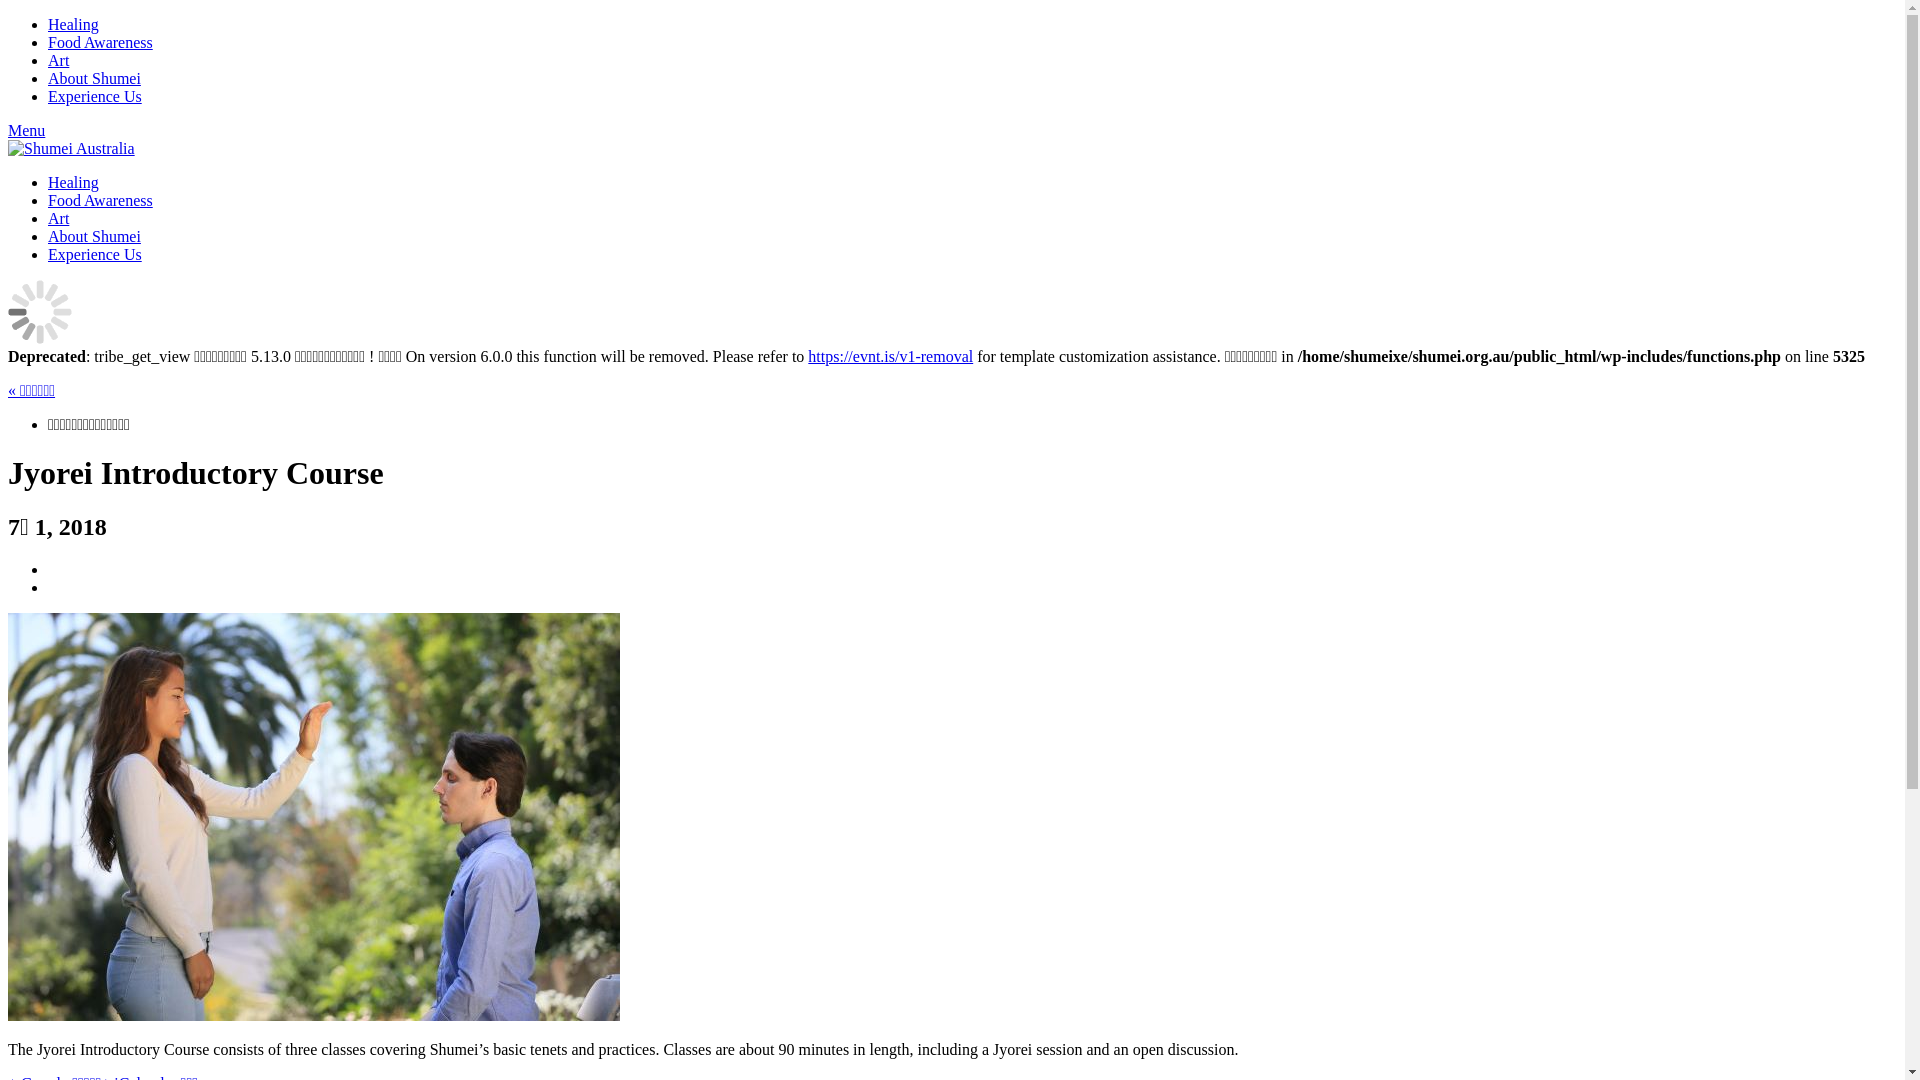 The width and height of the screenshot is (1920, 1080). What do you see at coordinates (58, 59) in the screenshot?
I see `'Art'` at bounding box center [58, 59].